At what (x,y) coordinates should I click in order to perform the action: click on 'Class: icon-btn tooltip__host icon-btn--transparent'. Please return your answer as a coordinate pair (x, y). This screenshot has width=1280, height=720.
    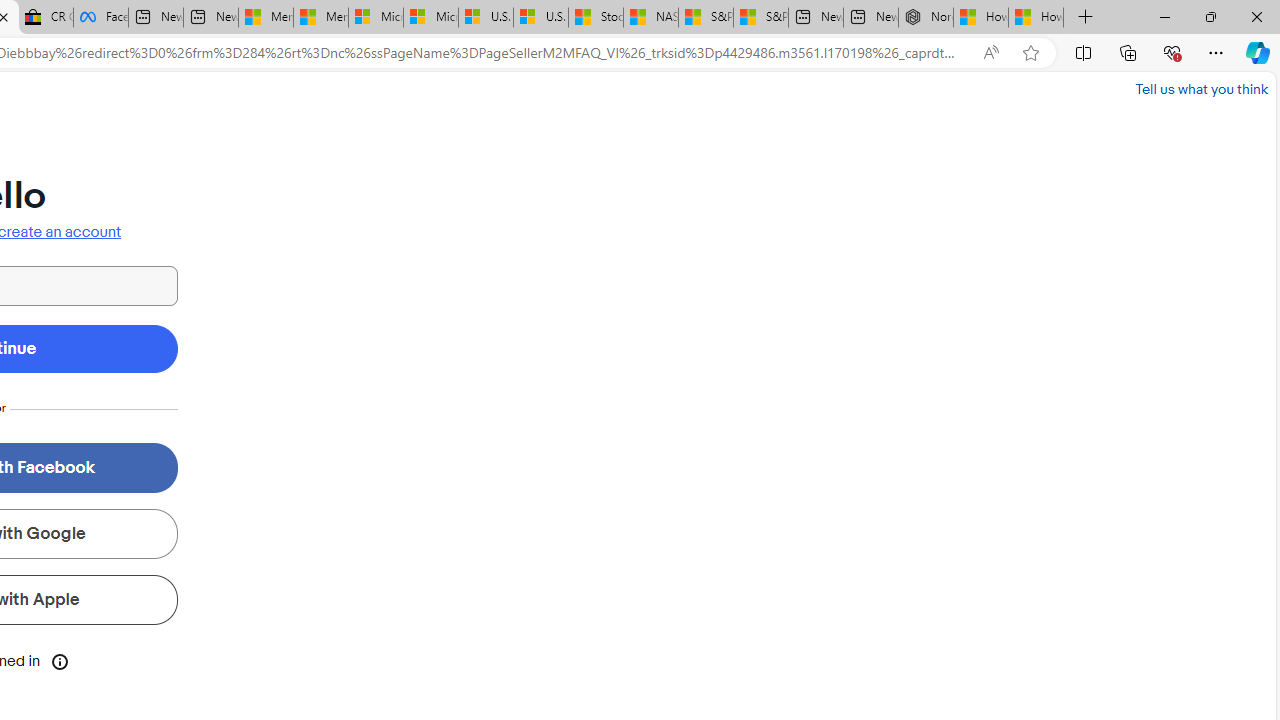
    Looking at the image, I should click on (60, 660).